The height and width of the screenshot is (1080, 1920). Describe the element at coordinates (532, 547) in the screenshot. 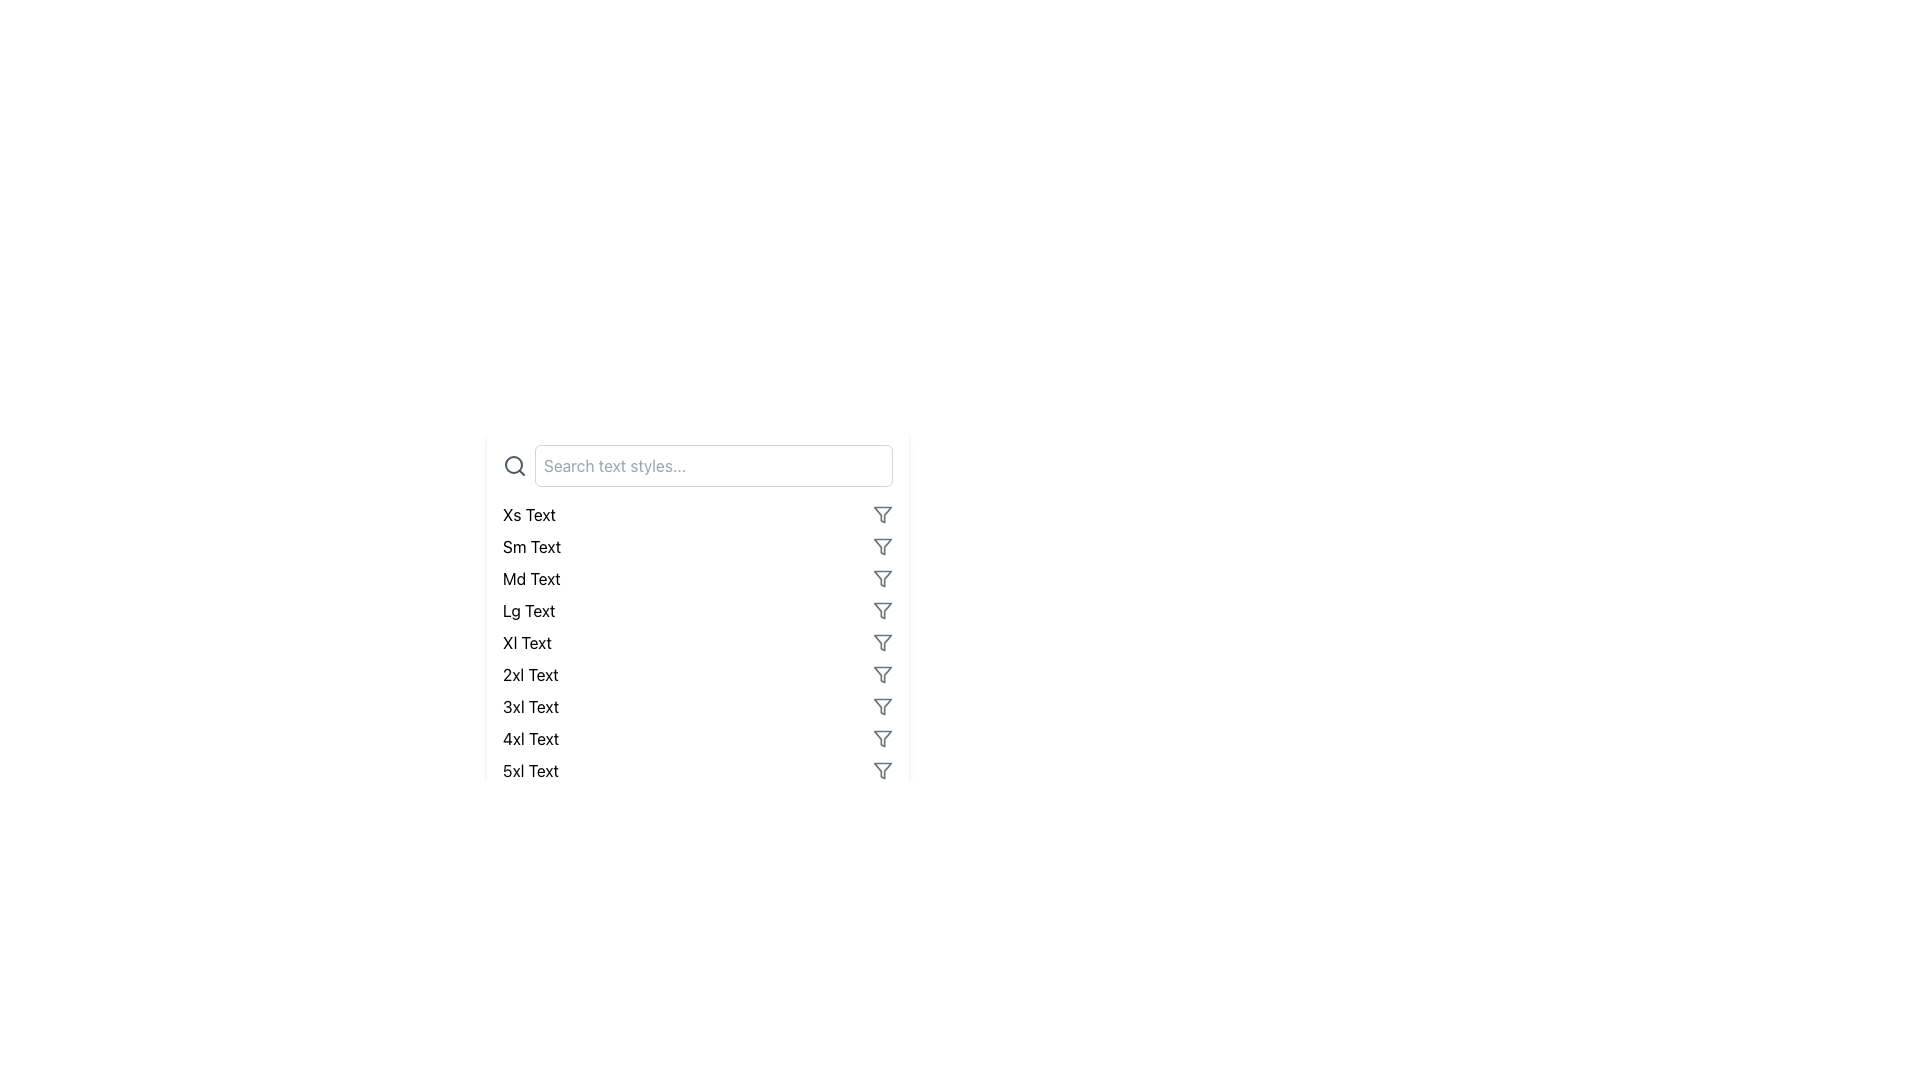

I see `the Text Label that indicates a predefined text style or category, located centrally in the vertical list, between 'Xs Text' and 'Md Text'` at that location.